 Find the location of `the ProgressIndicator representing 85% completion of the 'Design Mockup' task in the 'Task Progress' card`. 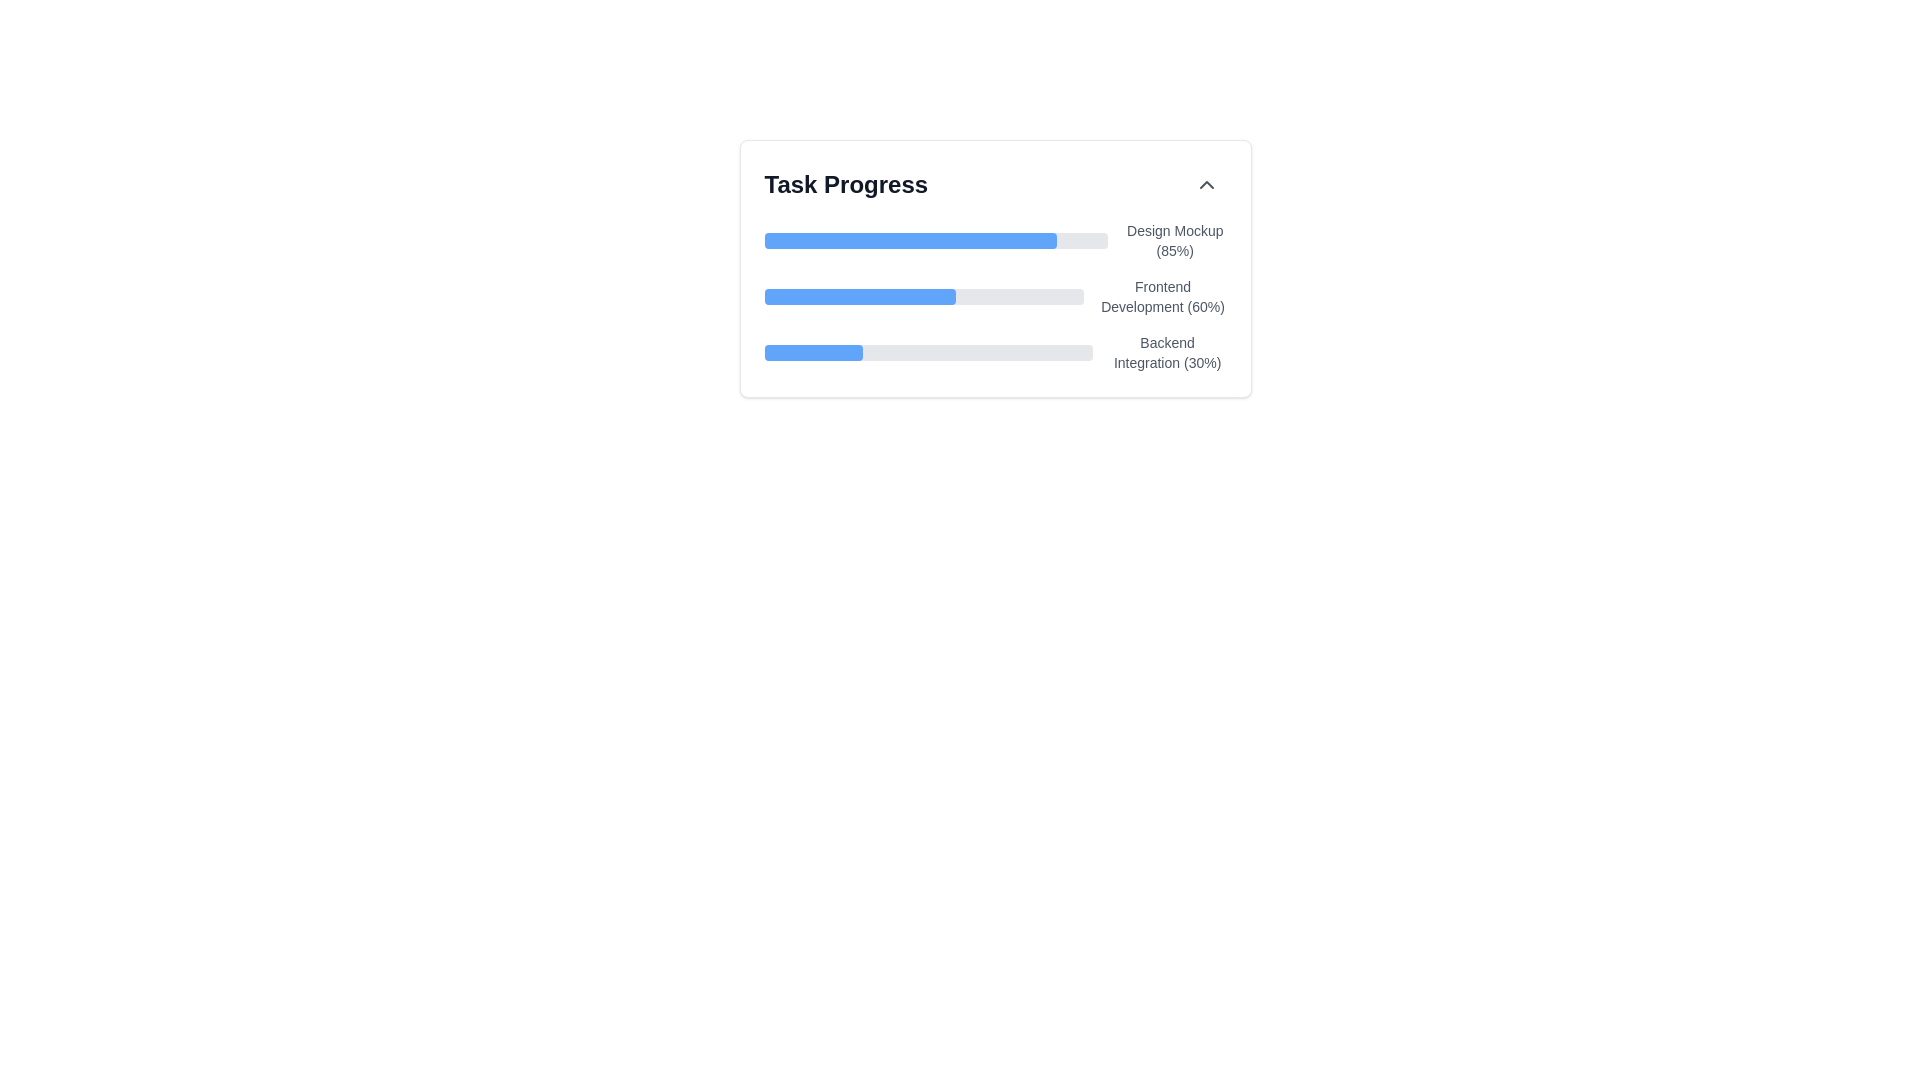

the ProgressIndicator representing 85% completion of the 'Design Mockup' task in the 'Task Progress' card is located at coordinates (909, 239).